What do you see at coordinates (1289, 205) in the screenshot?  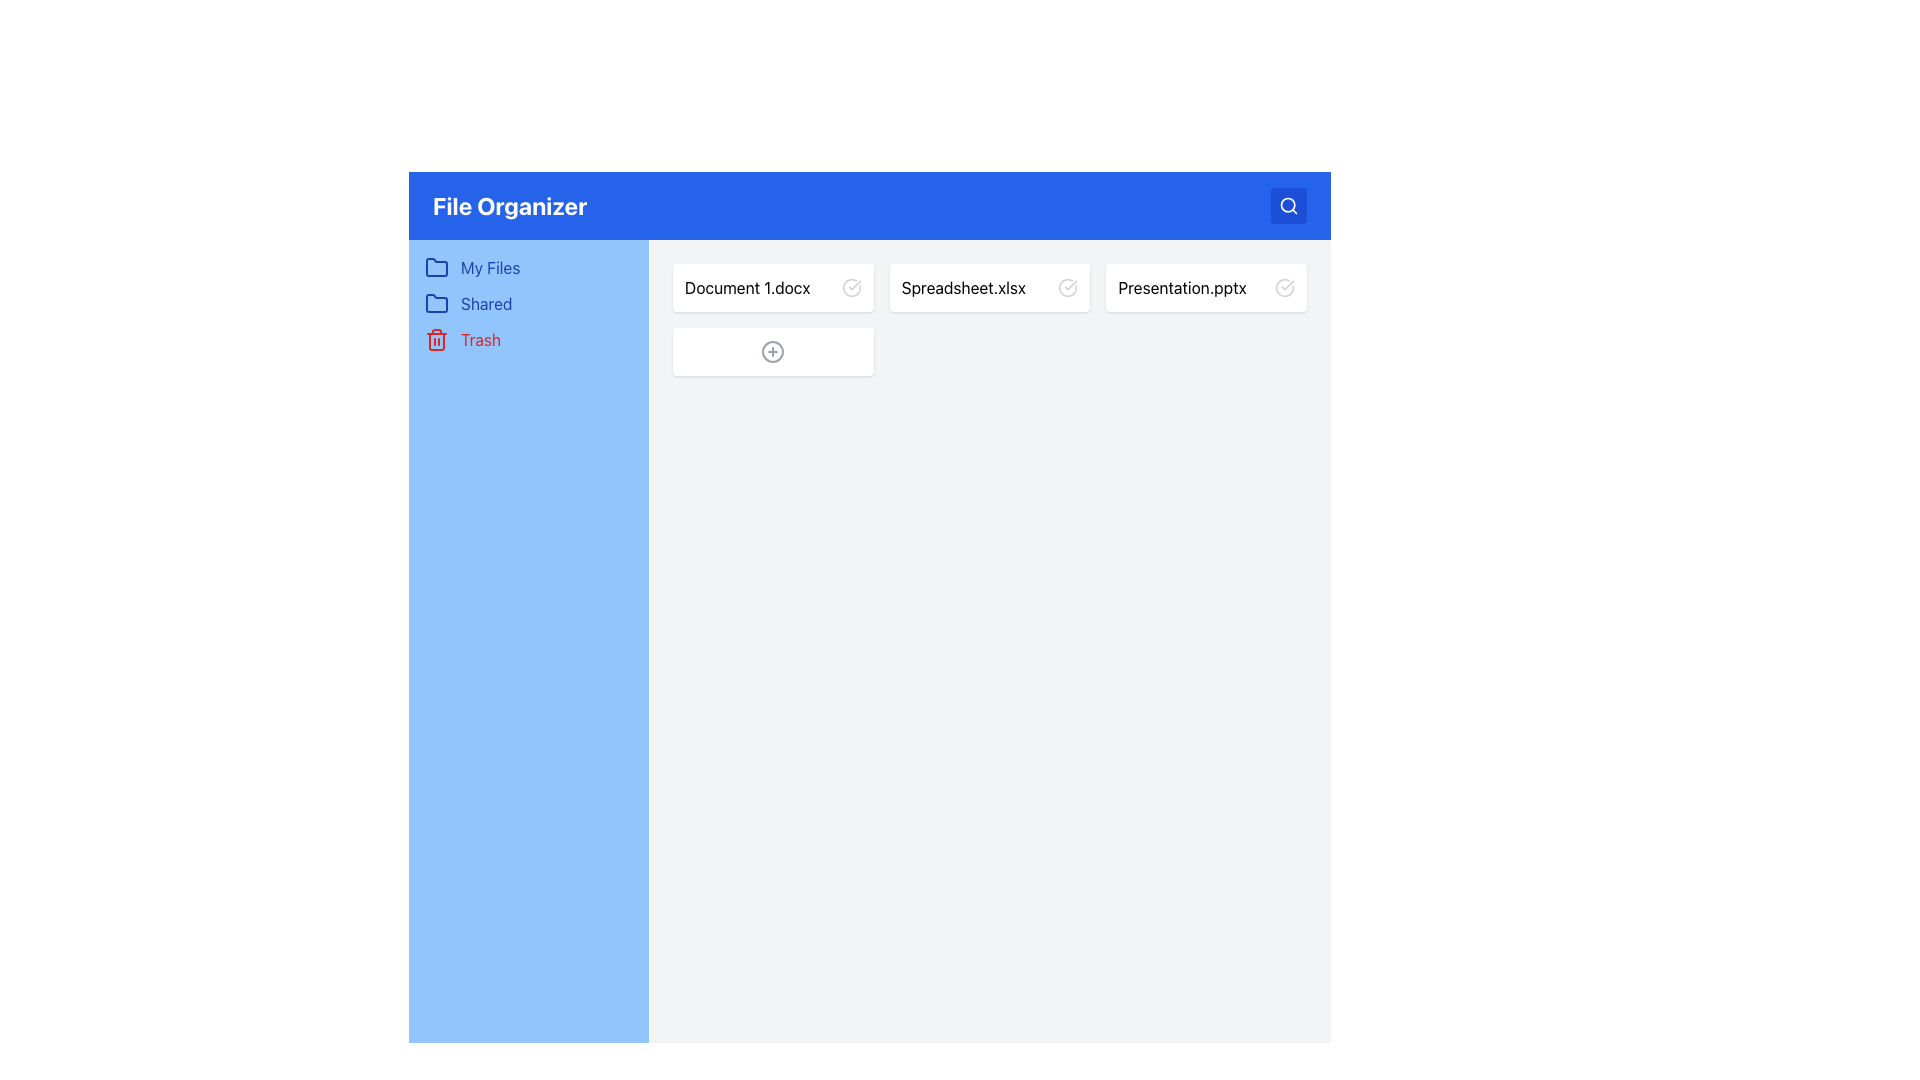 I see `the circular magnifying glass icon located inside the blue rectangular button at the top right corner of the header bar` at bounding box center [1289, 205].